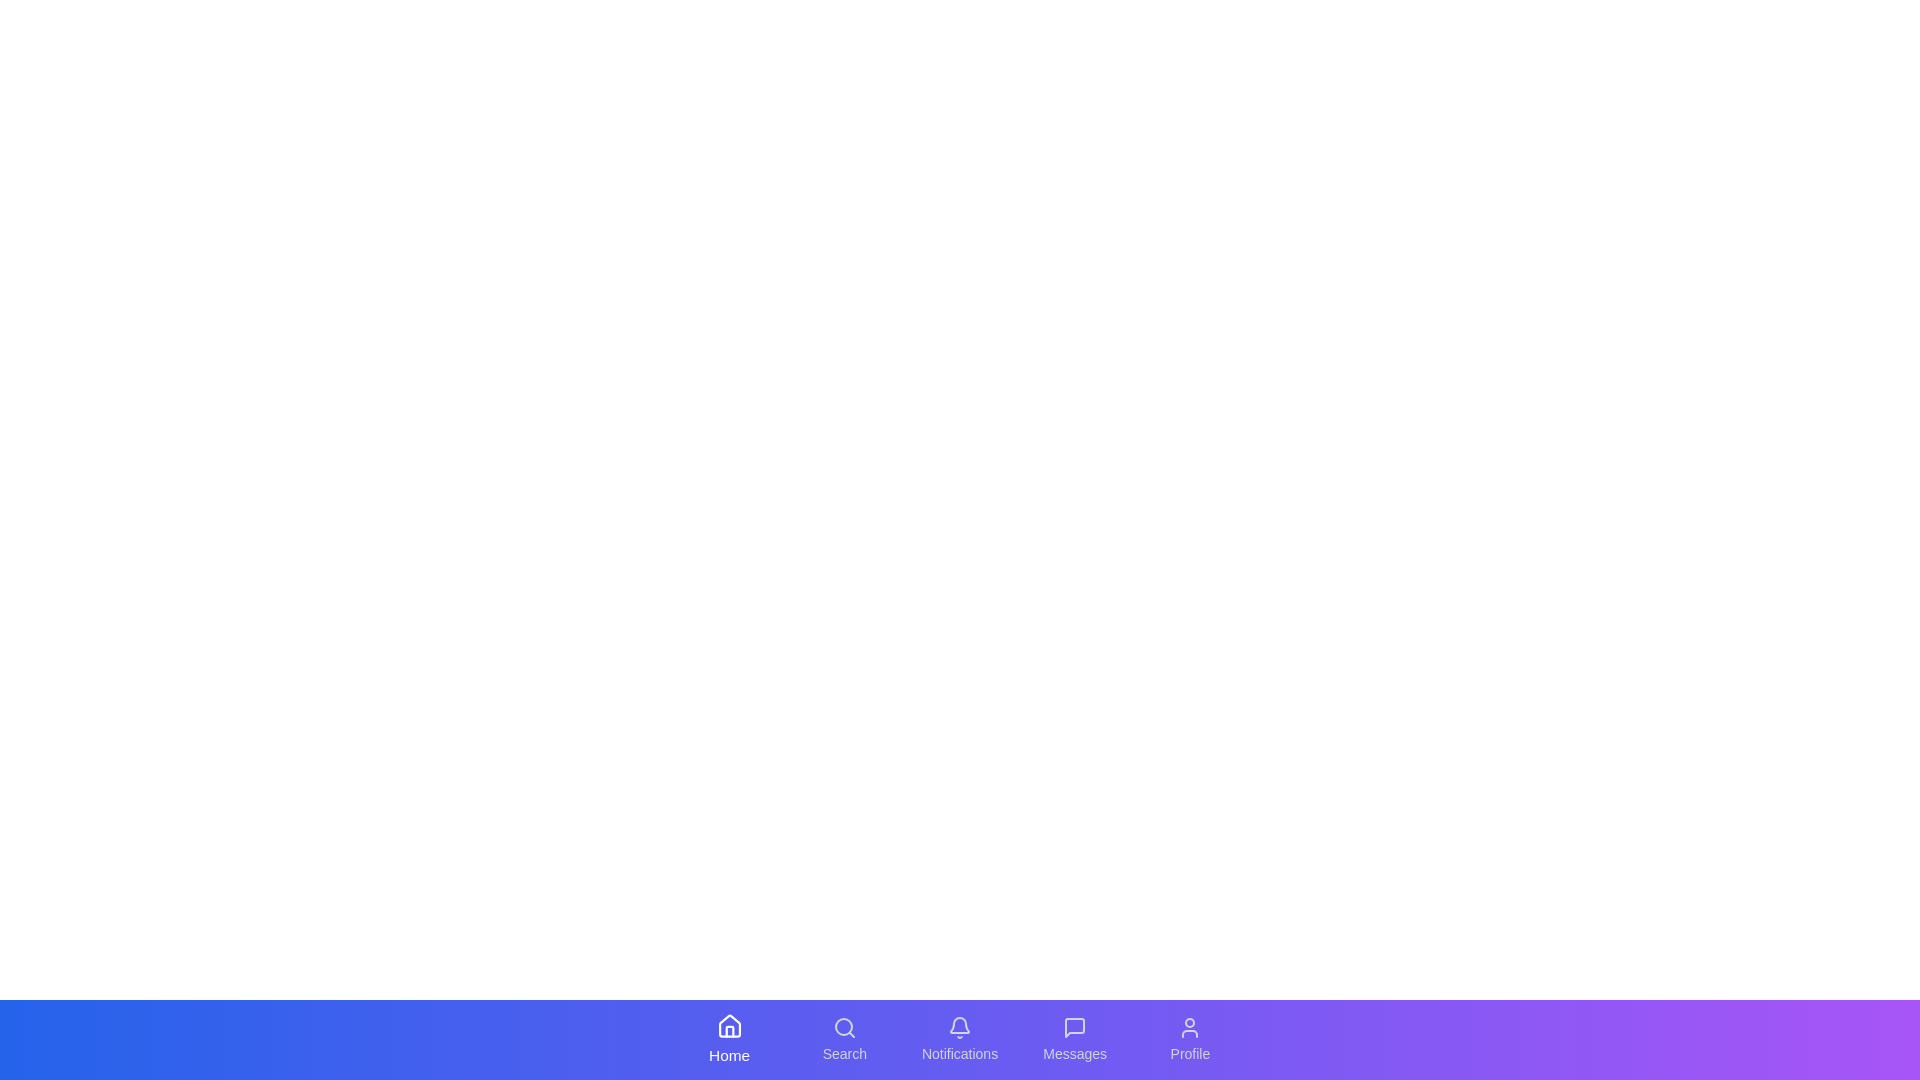  What do you see at coordinates (728, 1039) in the screenshot?
I see `the tab labeled Home in the bottom navigation bar` at bounding box center [728, 1039].